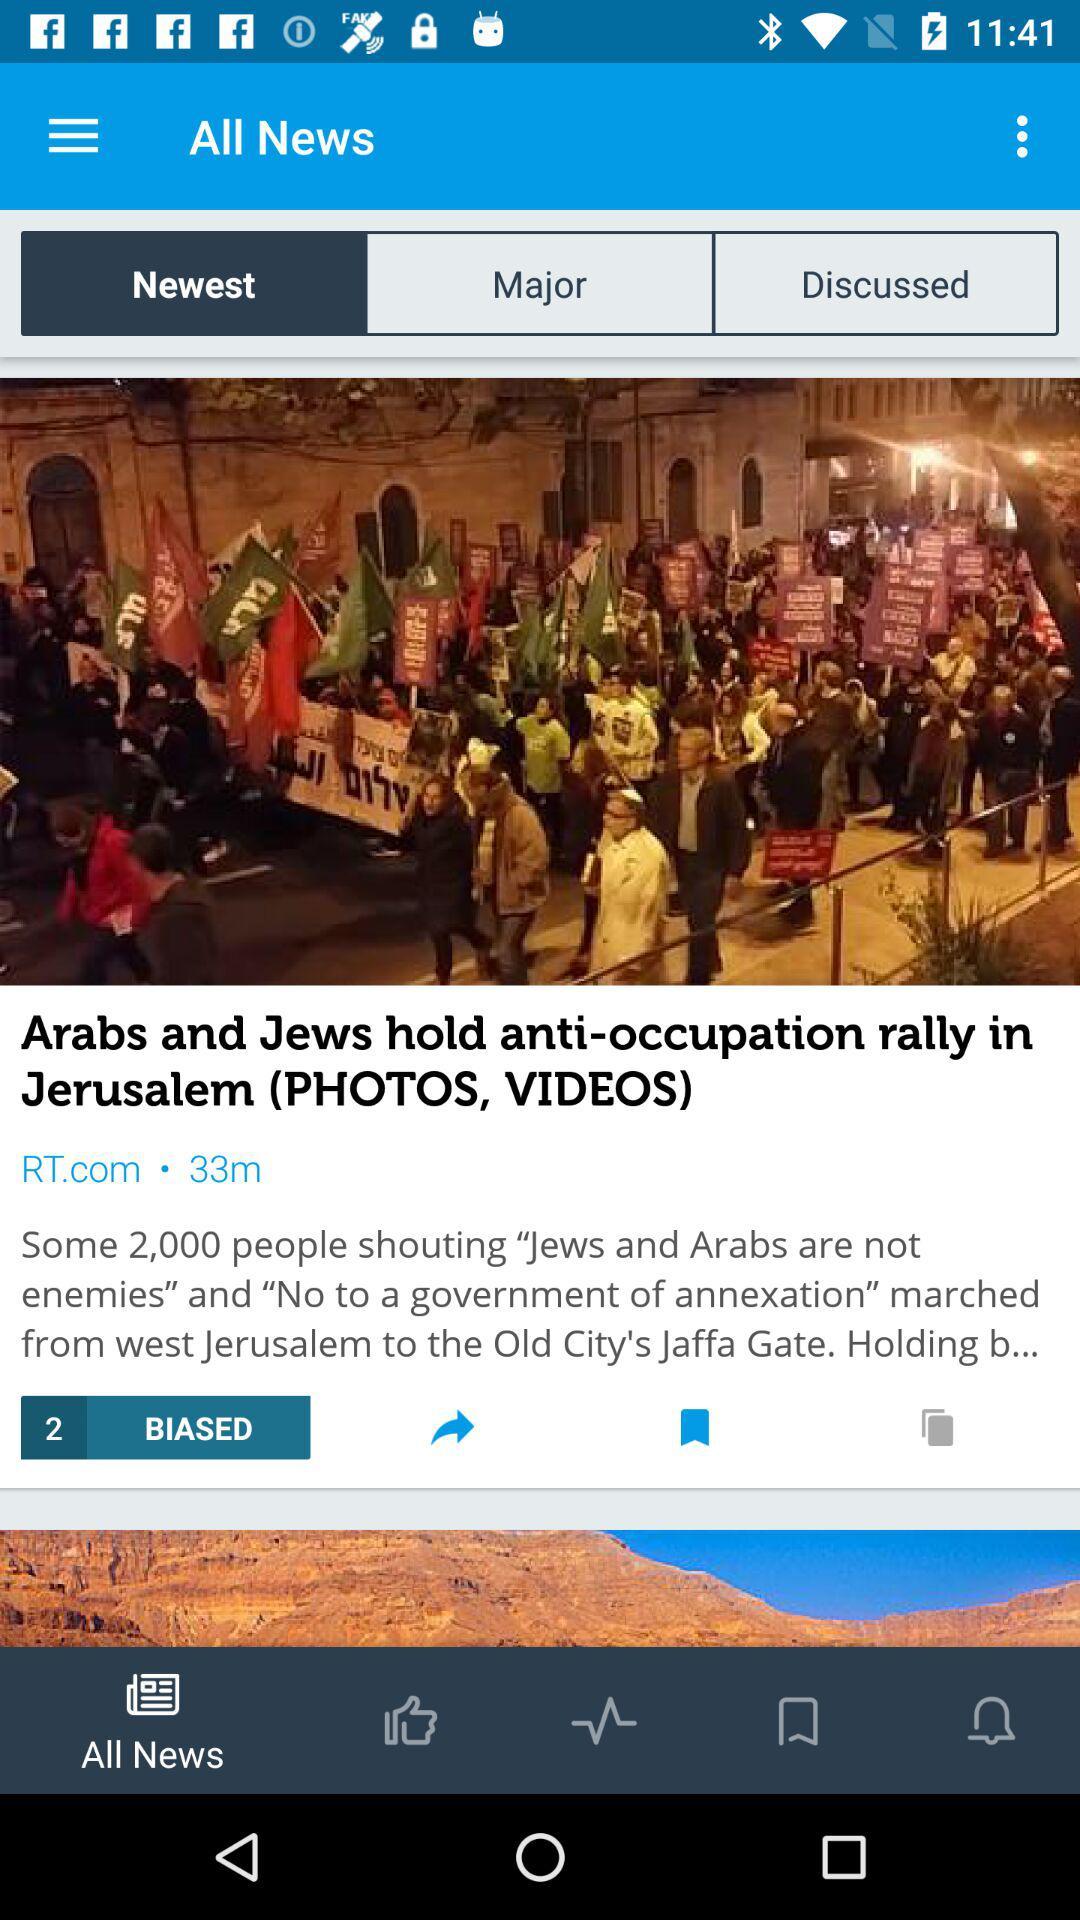  What do you see at coordinates (193, 282) in the screenshot?
I see `the item to the left of major` at bounding box center [193, 282].